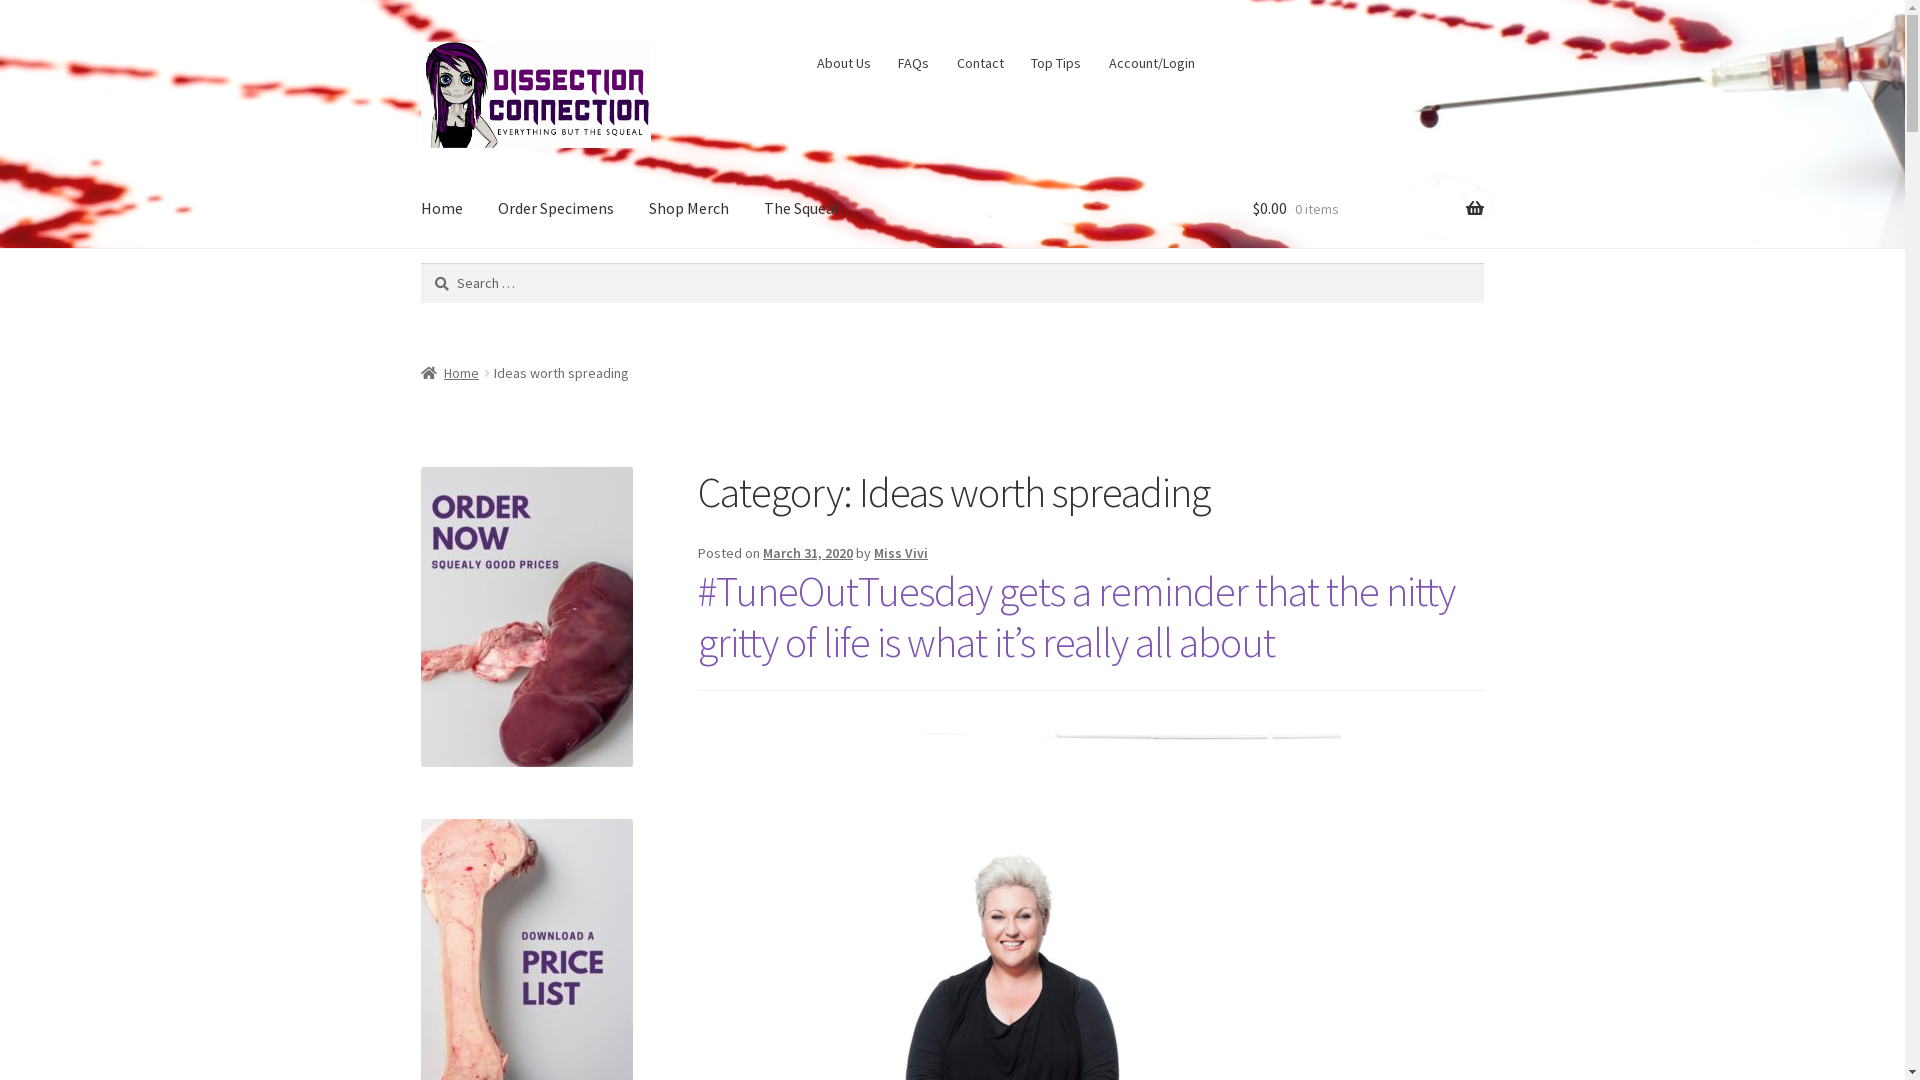 This screenshot has width=1920, height=1080. What do you see at coordinates (449, 373) in the screenshot?
I see `'Home'` at bounding box center [449, 373].